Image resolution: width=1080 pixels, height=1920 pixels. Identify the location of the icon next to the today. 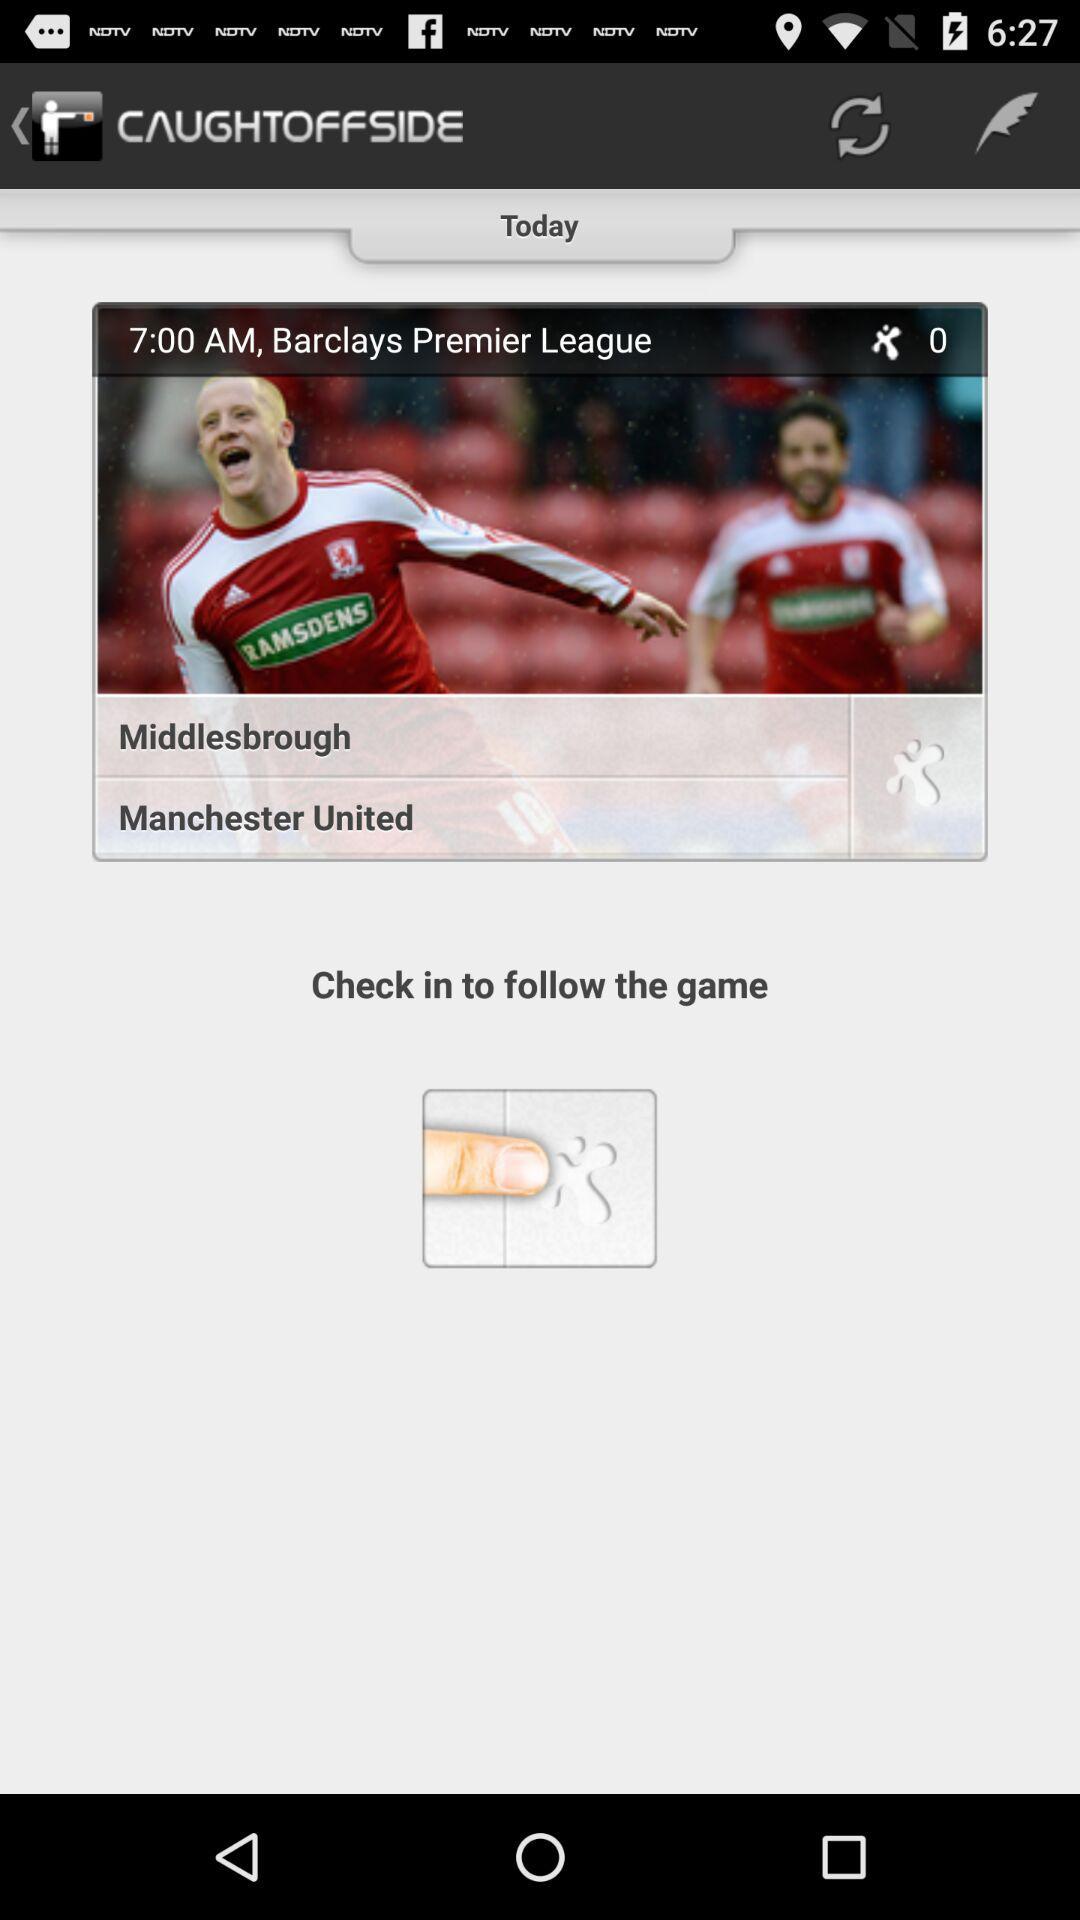
(858, 124).